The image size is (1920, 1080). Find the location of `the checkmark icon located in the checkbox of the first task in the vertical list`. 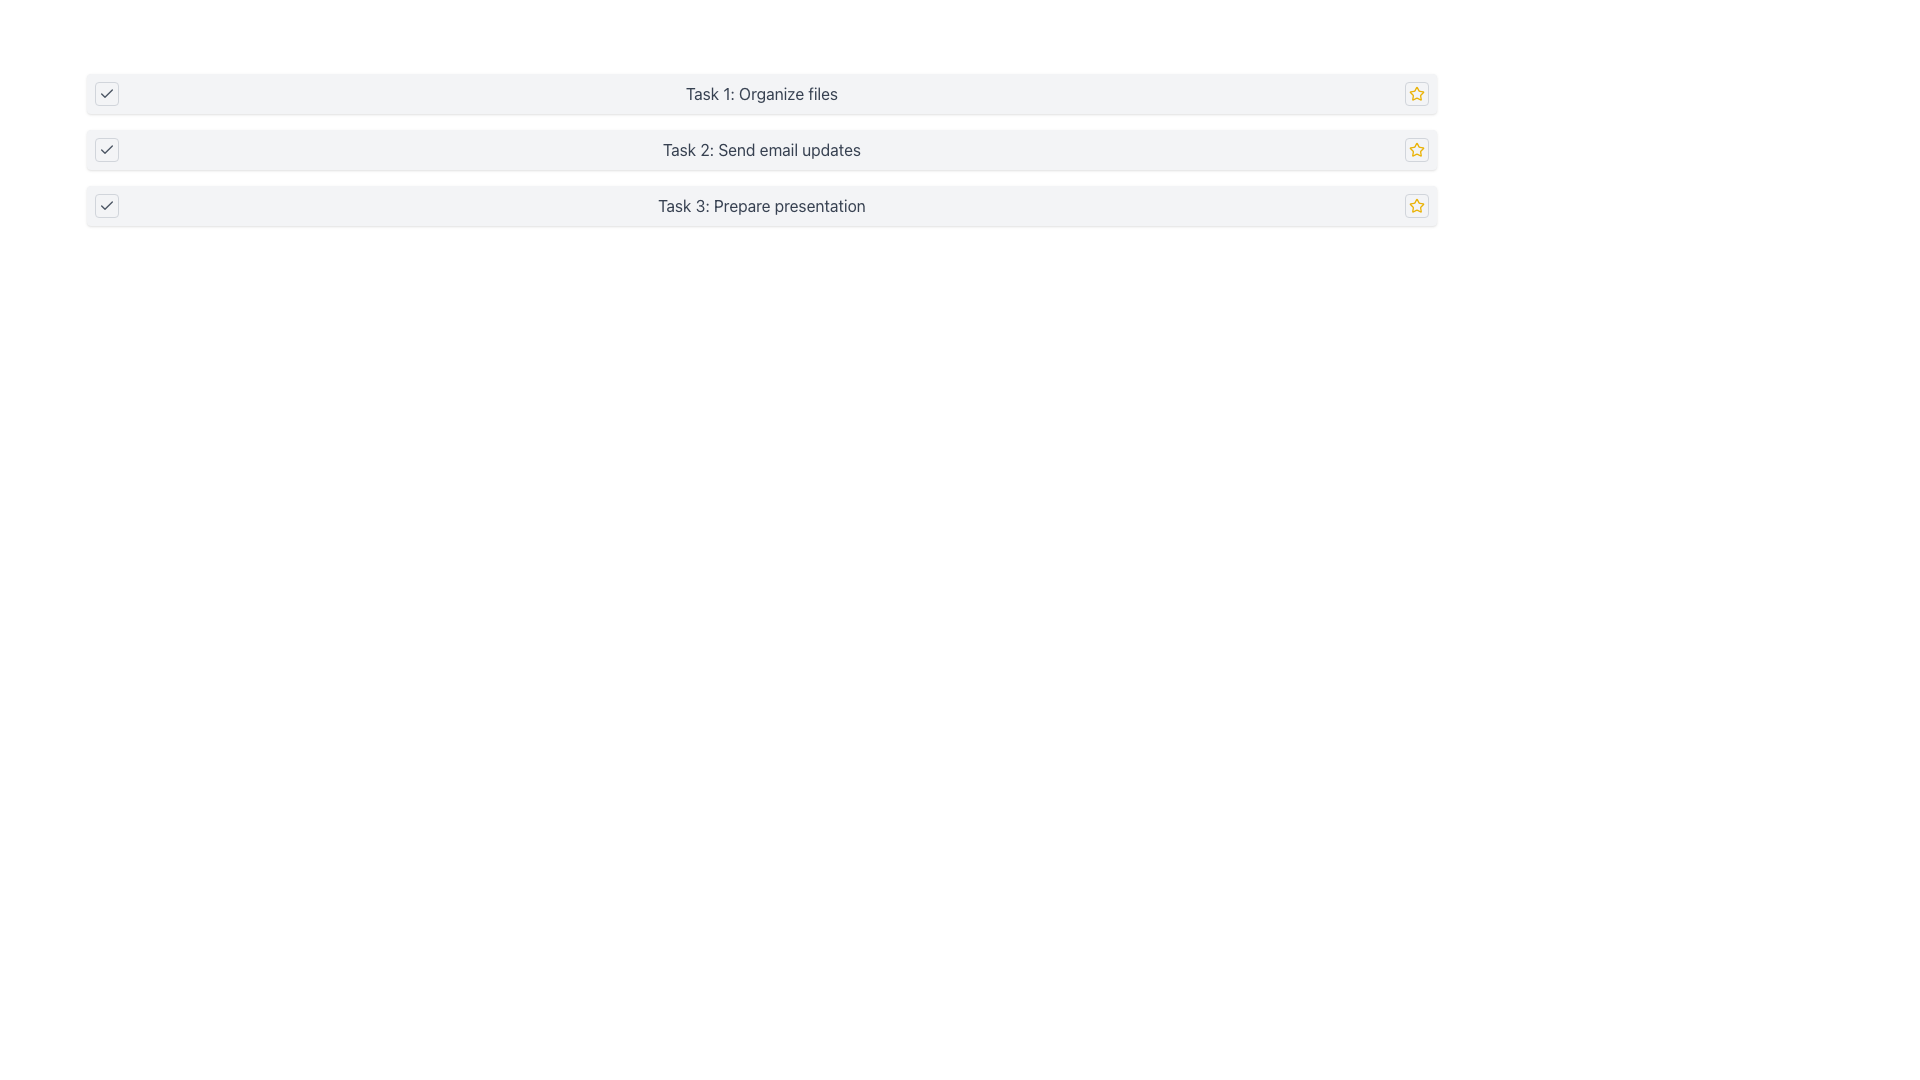

the checkmark icon located in the checkbox of the first task in the vertical list is located at coordinates (105, 93).